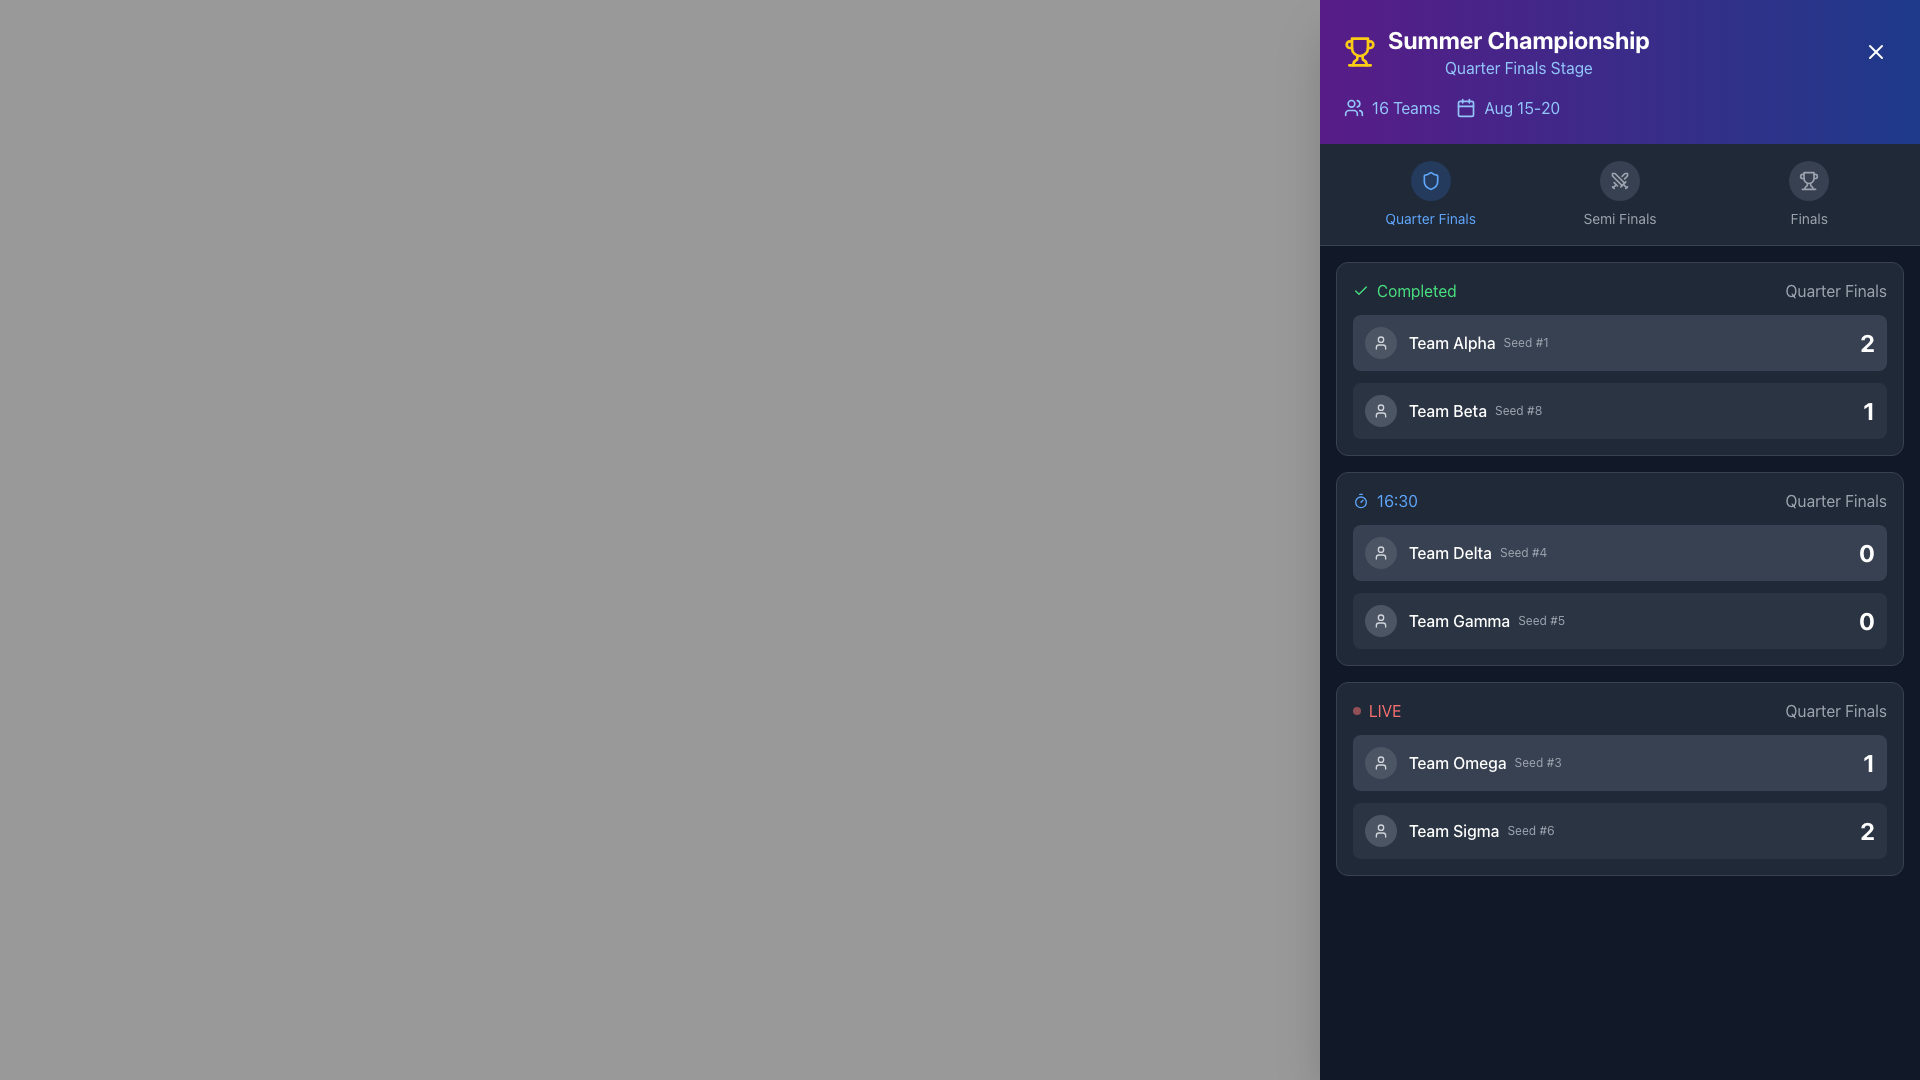  Describe the element at coordinates (1429, 195) in the screenshot. I see `the 'Quarter Finals' tab` at that location.